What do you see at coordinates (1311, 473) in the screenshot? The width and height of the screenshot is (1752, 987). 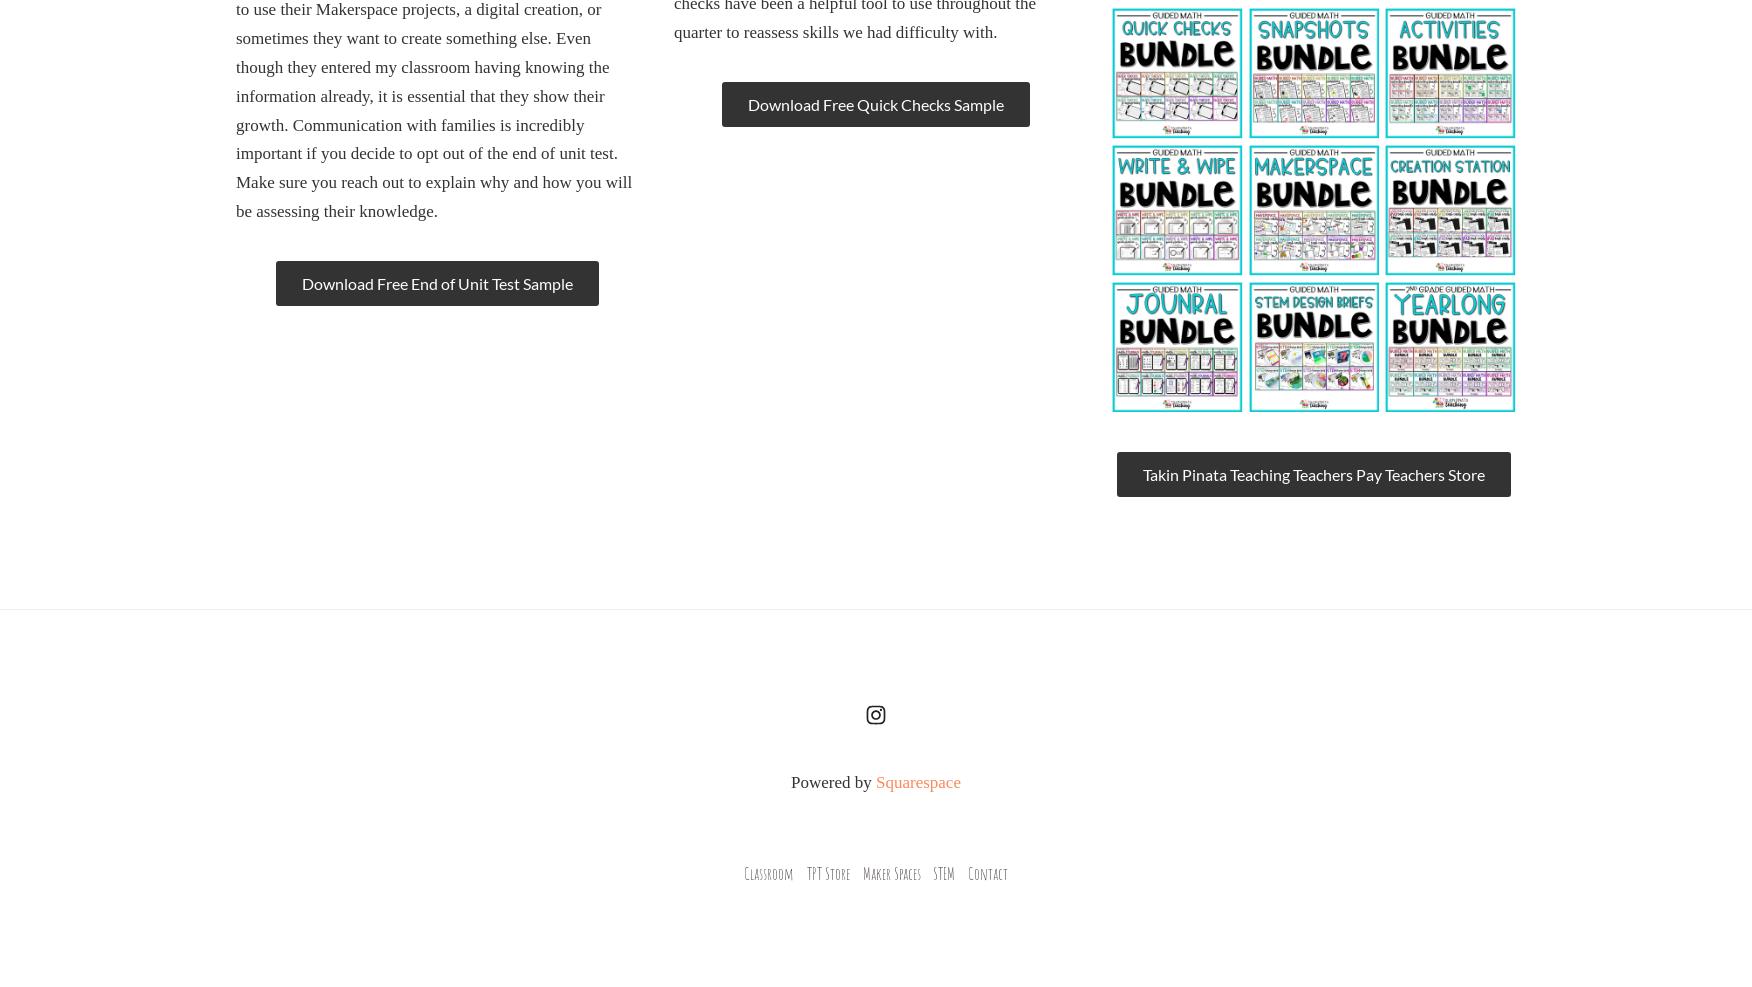 I see `'Takin Pinata Teaching Teachers Pay Teachers Store'` at bounding box center [1311, 473].